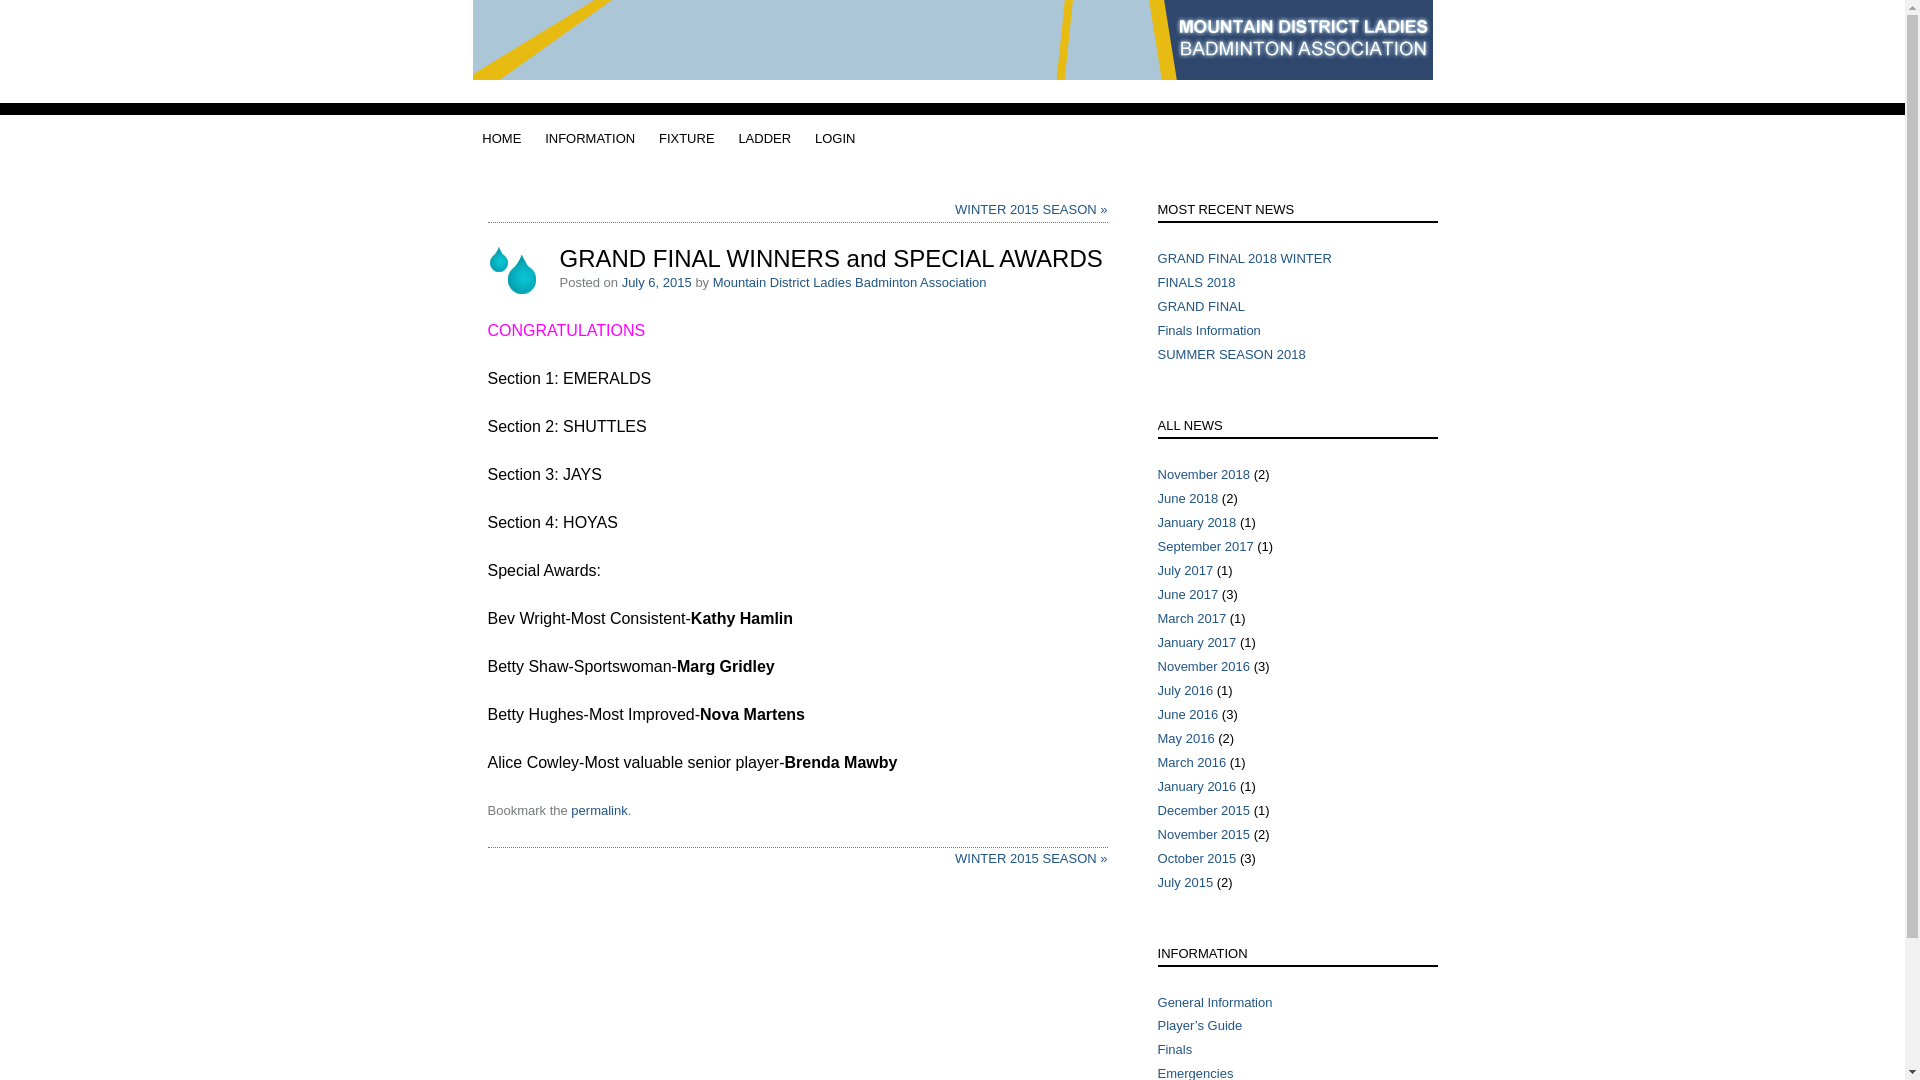 The height and width of the screenshot is (1080, 1920). Describe the element at coordinates (1175, 1048) in the screenshot. I see `'Finals'` at that location.